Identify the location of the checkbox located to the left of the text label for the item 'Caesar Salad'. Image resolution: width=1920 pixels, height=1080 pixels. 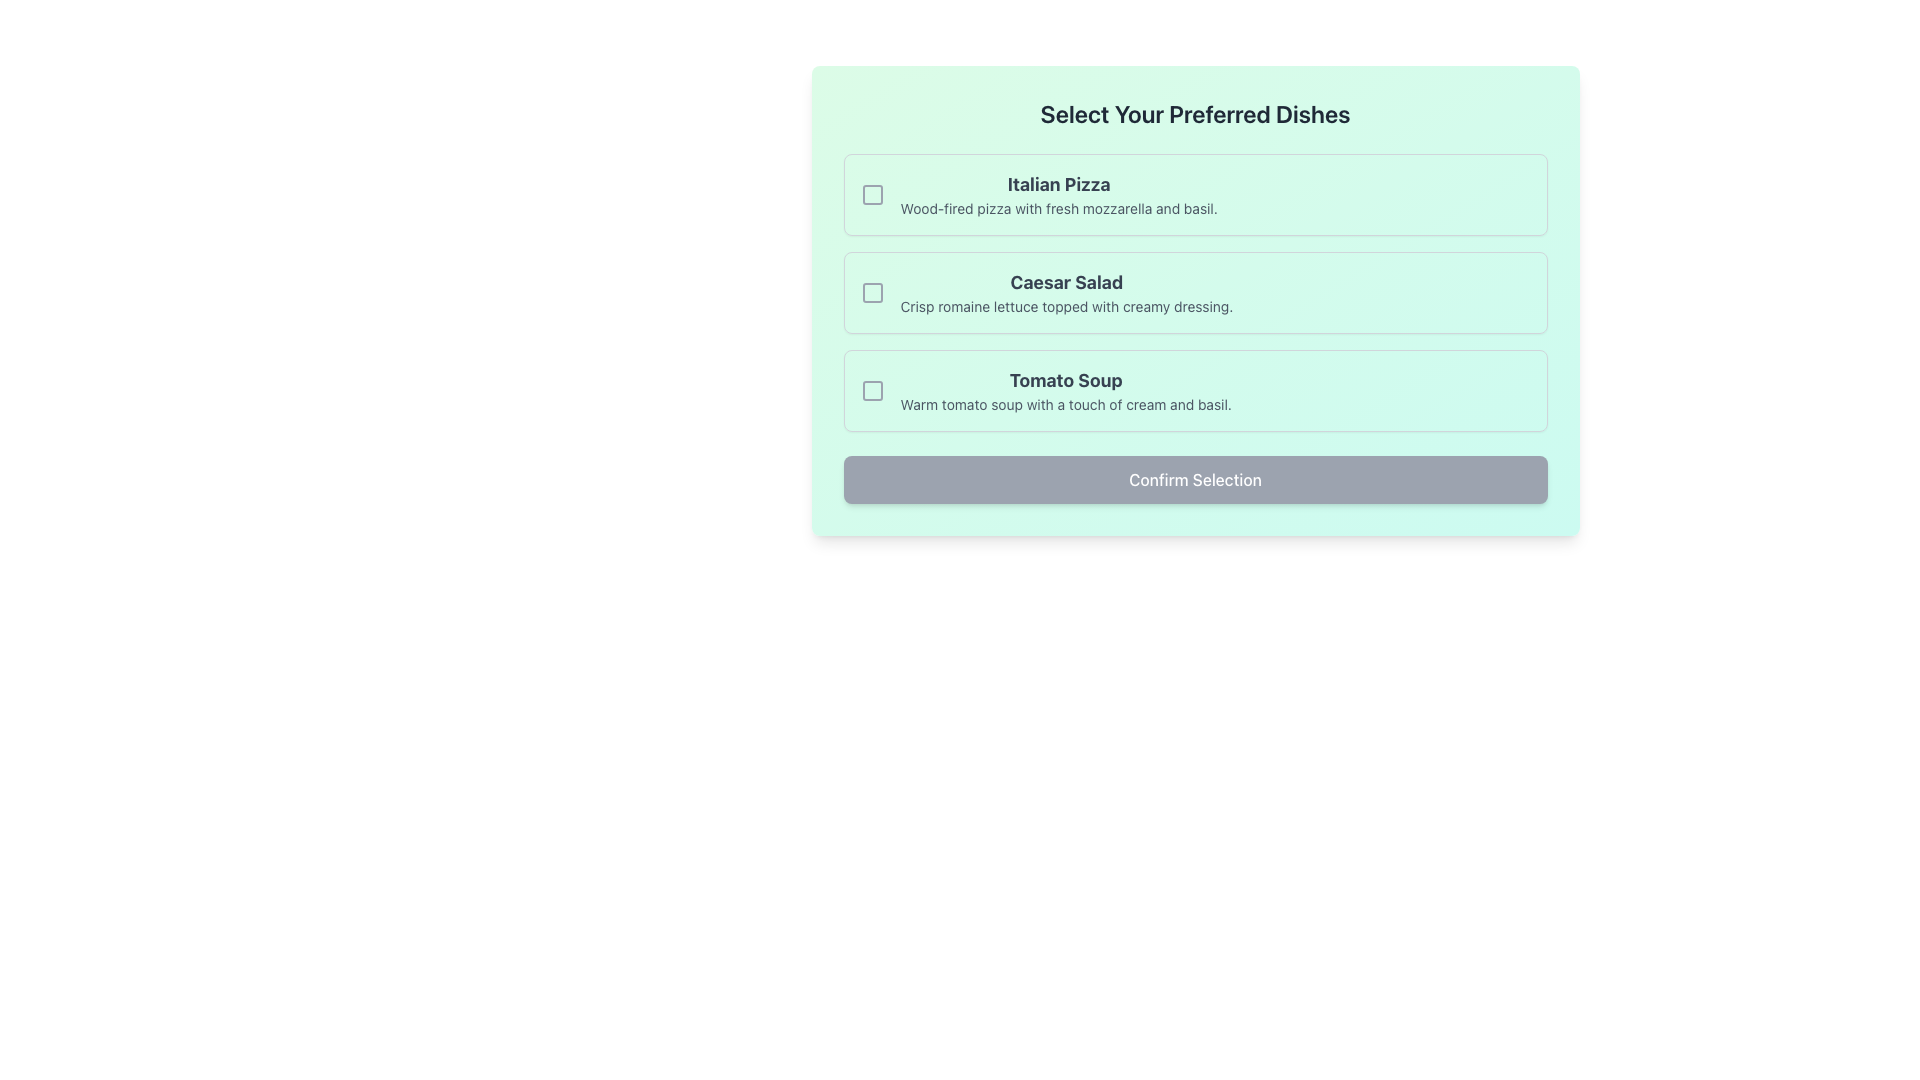
(872, 293).